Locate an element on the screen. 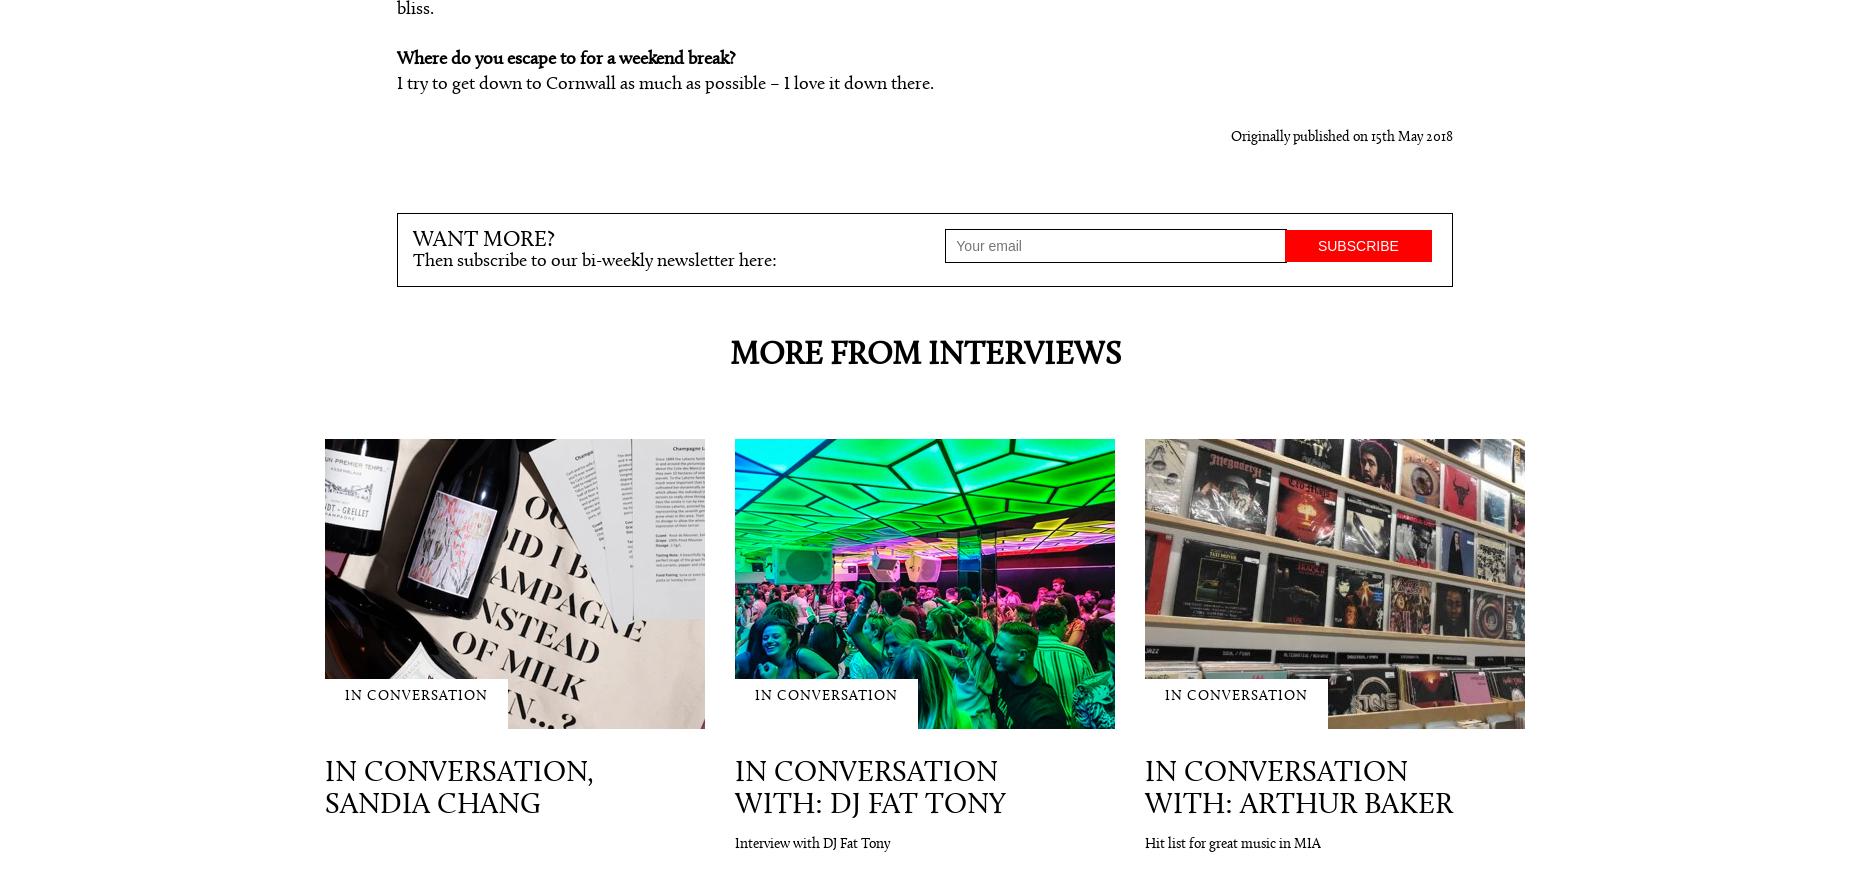  '15th May 2018' is located at coordinates (1370, 135).